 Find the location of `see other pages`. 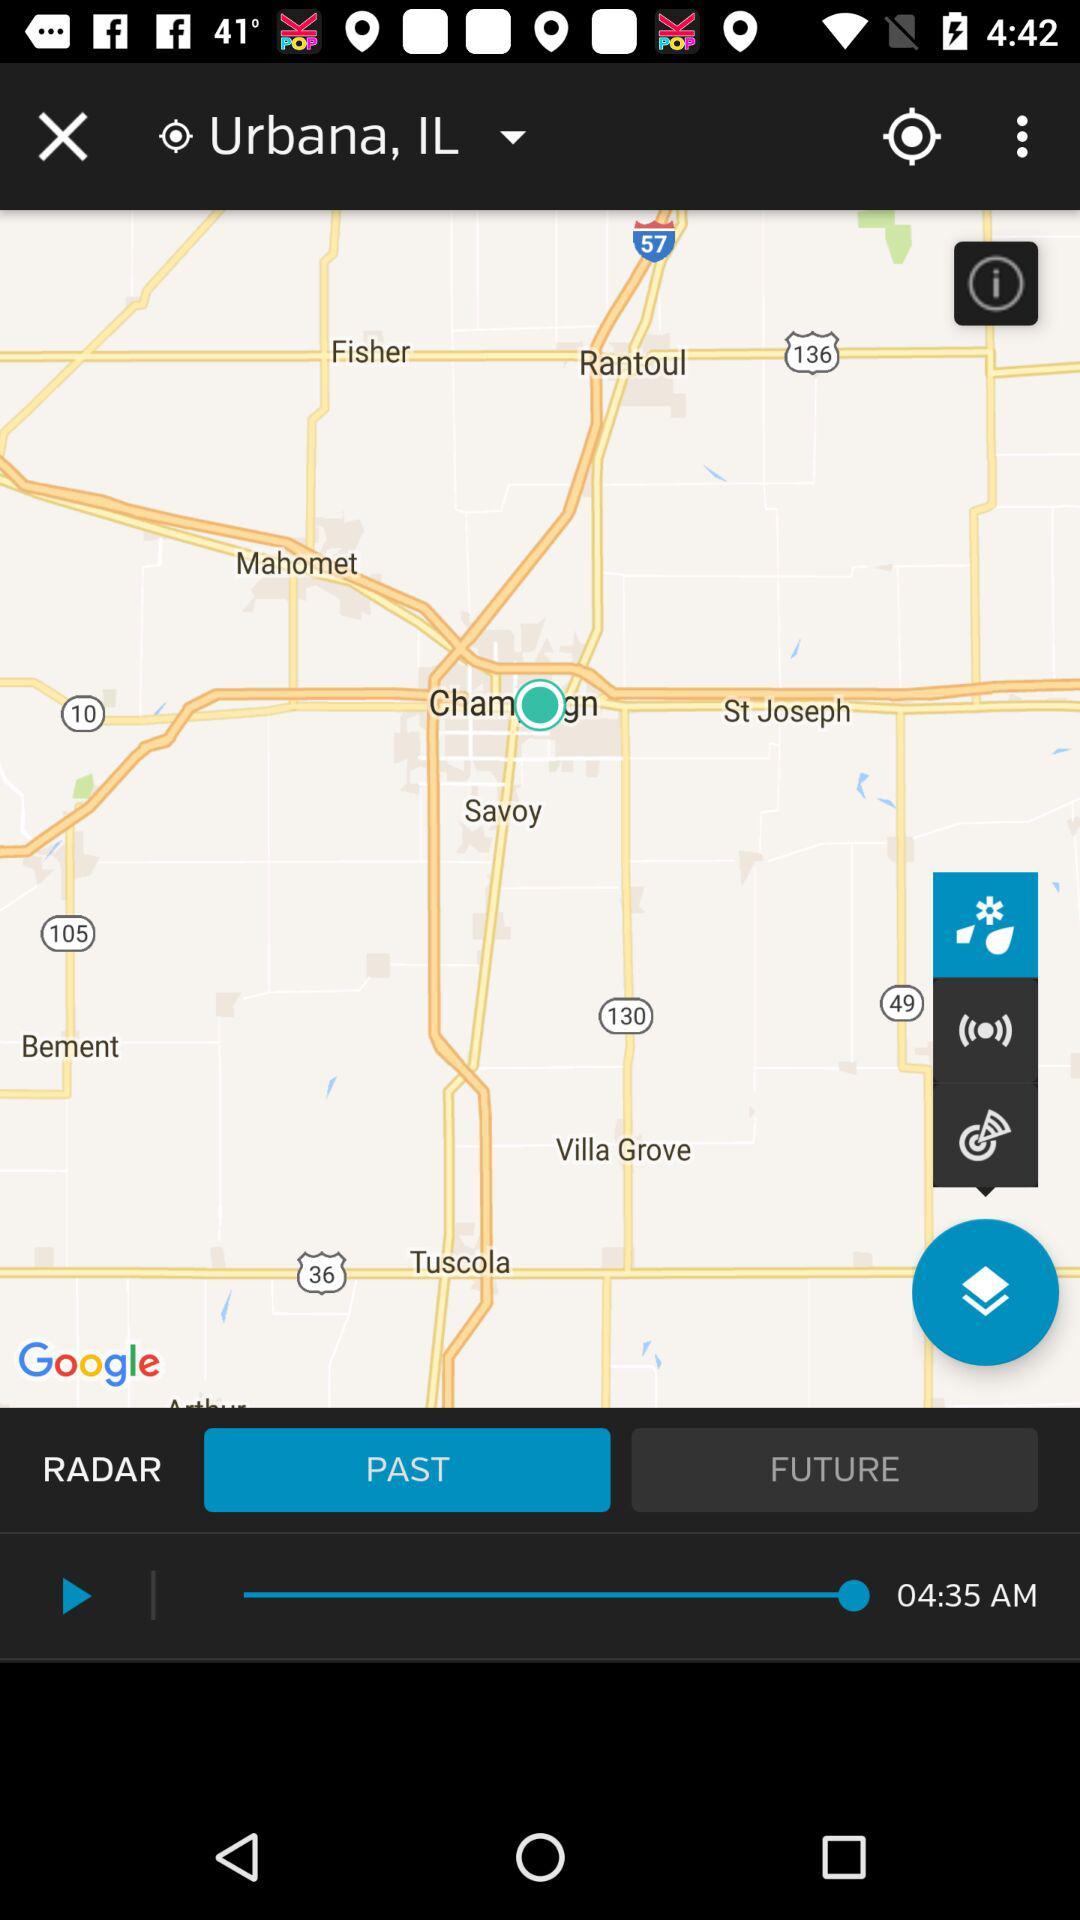

see other pages is located at coordinates (984, 1292).